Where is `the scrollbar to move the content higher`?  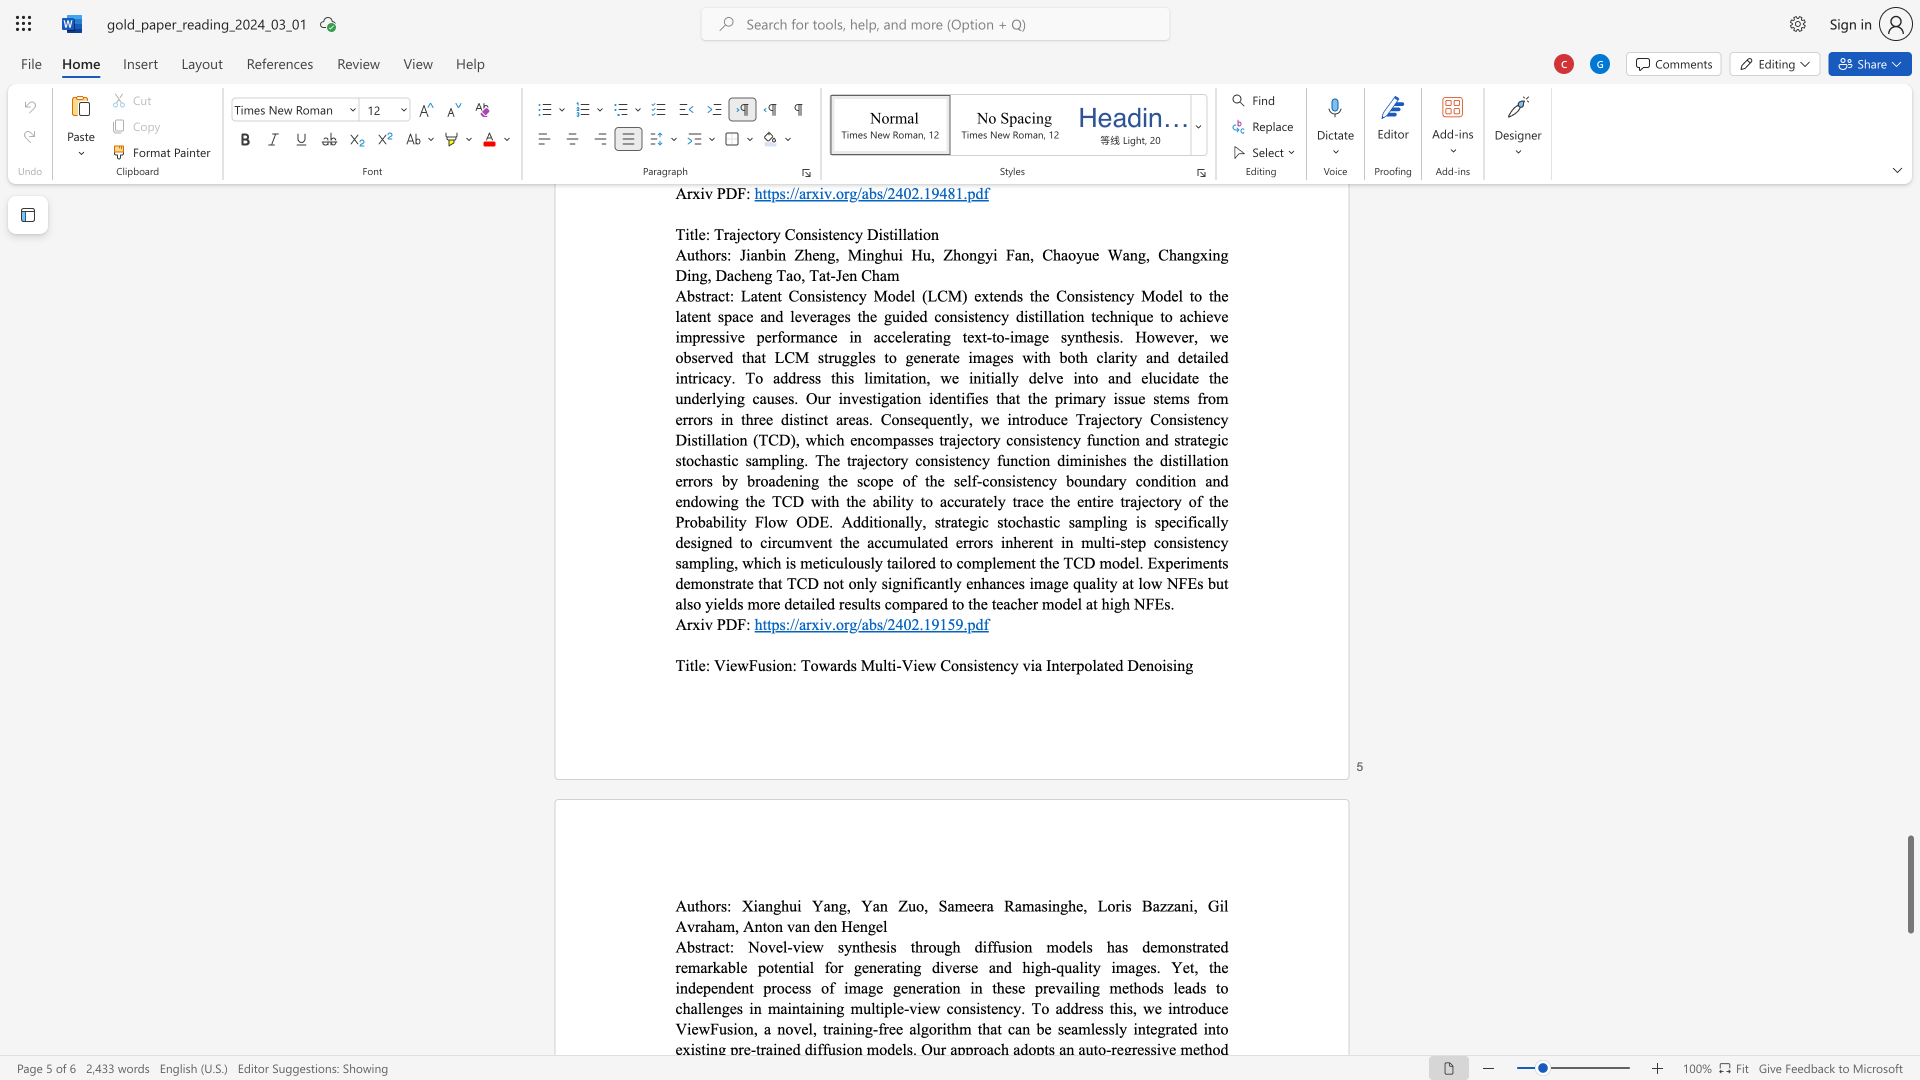 the scrollbar to move the content higher is located at coordinates (1909, 349).